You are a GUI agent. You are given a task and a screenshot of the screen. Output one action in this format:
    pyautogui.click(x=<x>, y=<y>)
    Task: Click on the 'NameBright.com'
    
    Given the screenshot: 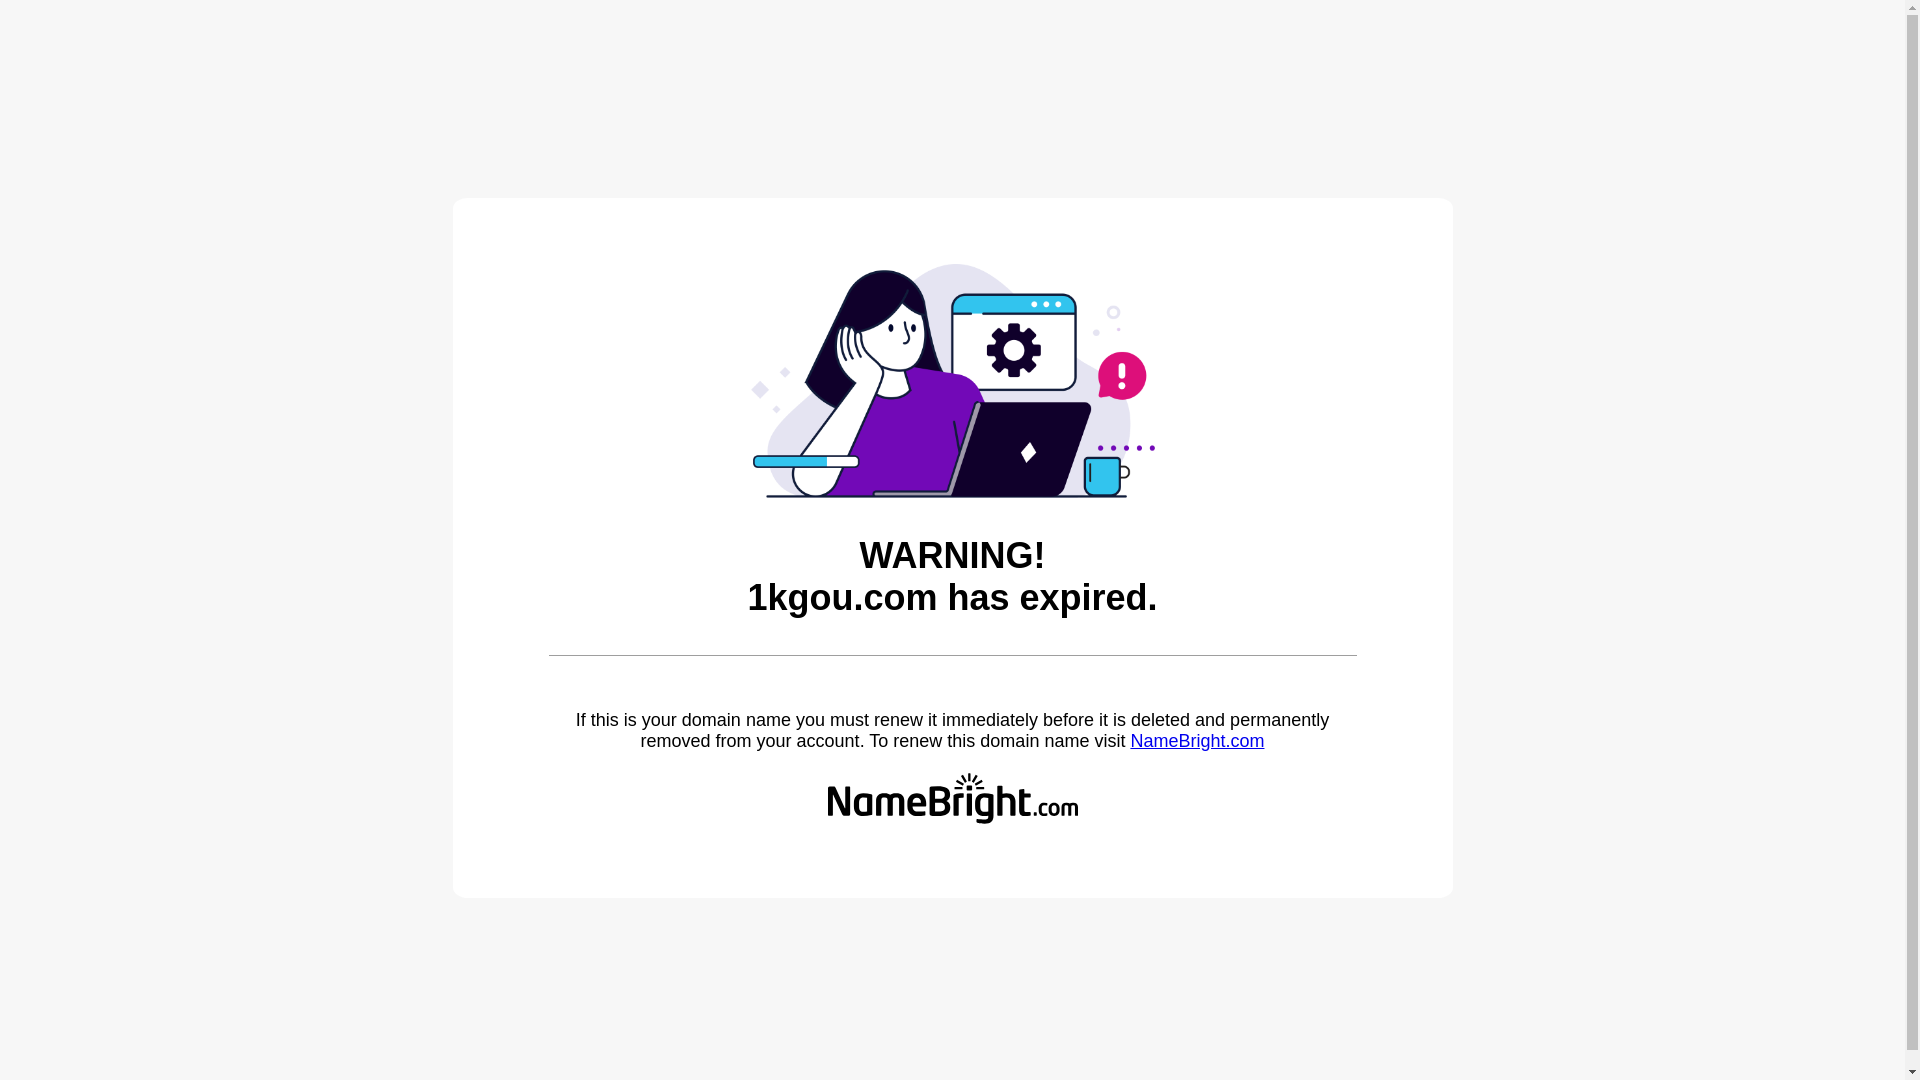 What is the action you would take?
    pyautogui.click(x=1196, y=740)
    